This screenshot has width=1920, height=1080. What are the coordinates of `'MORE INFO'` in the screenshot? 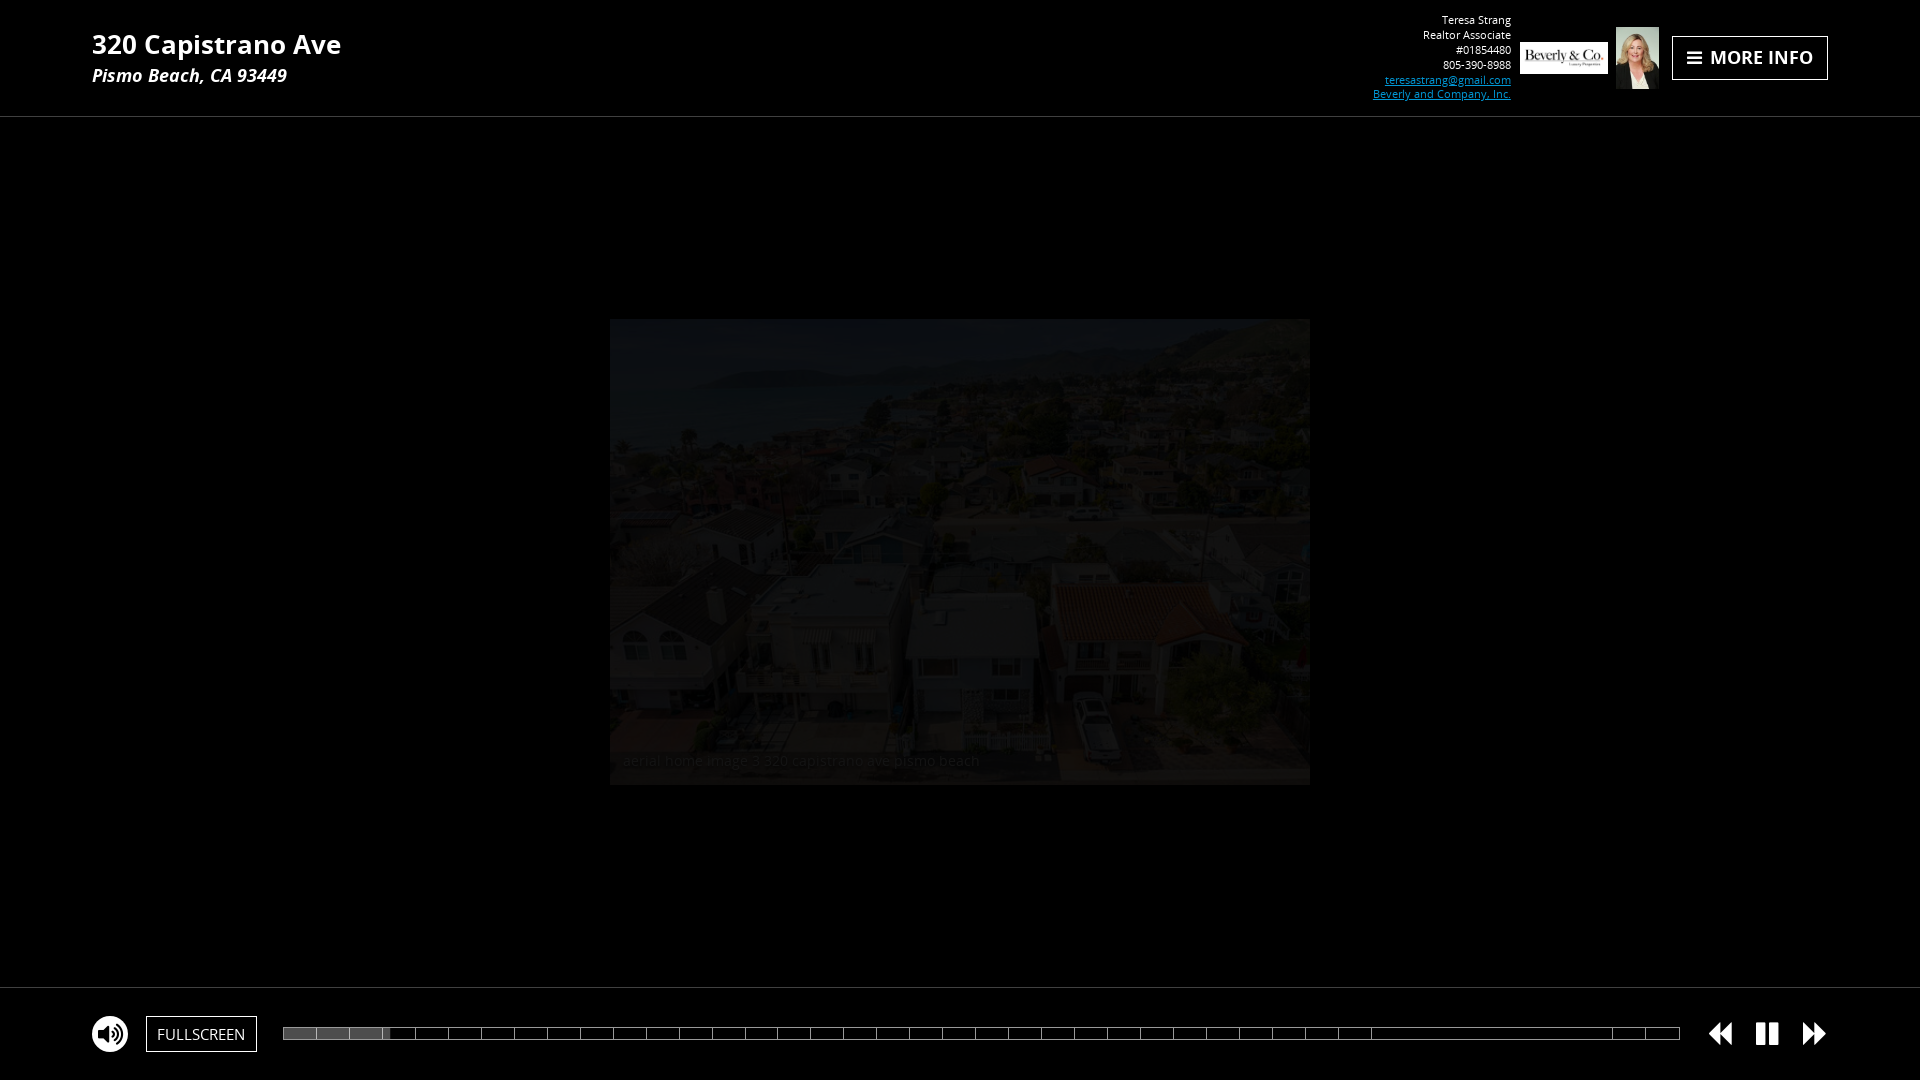 It's located at (1749, 56).